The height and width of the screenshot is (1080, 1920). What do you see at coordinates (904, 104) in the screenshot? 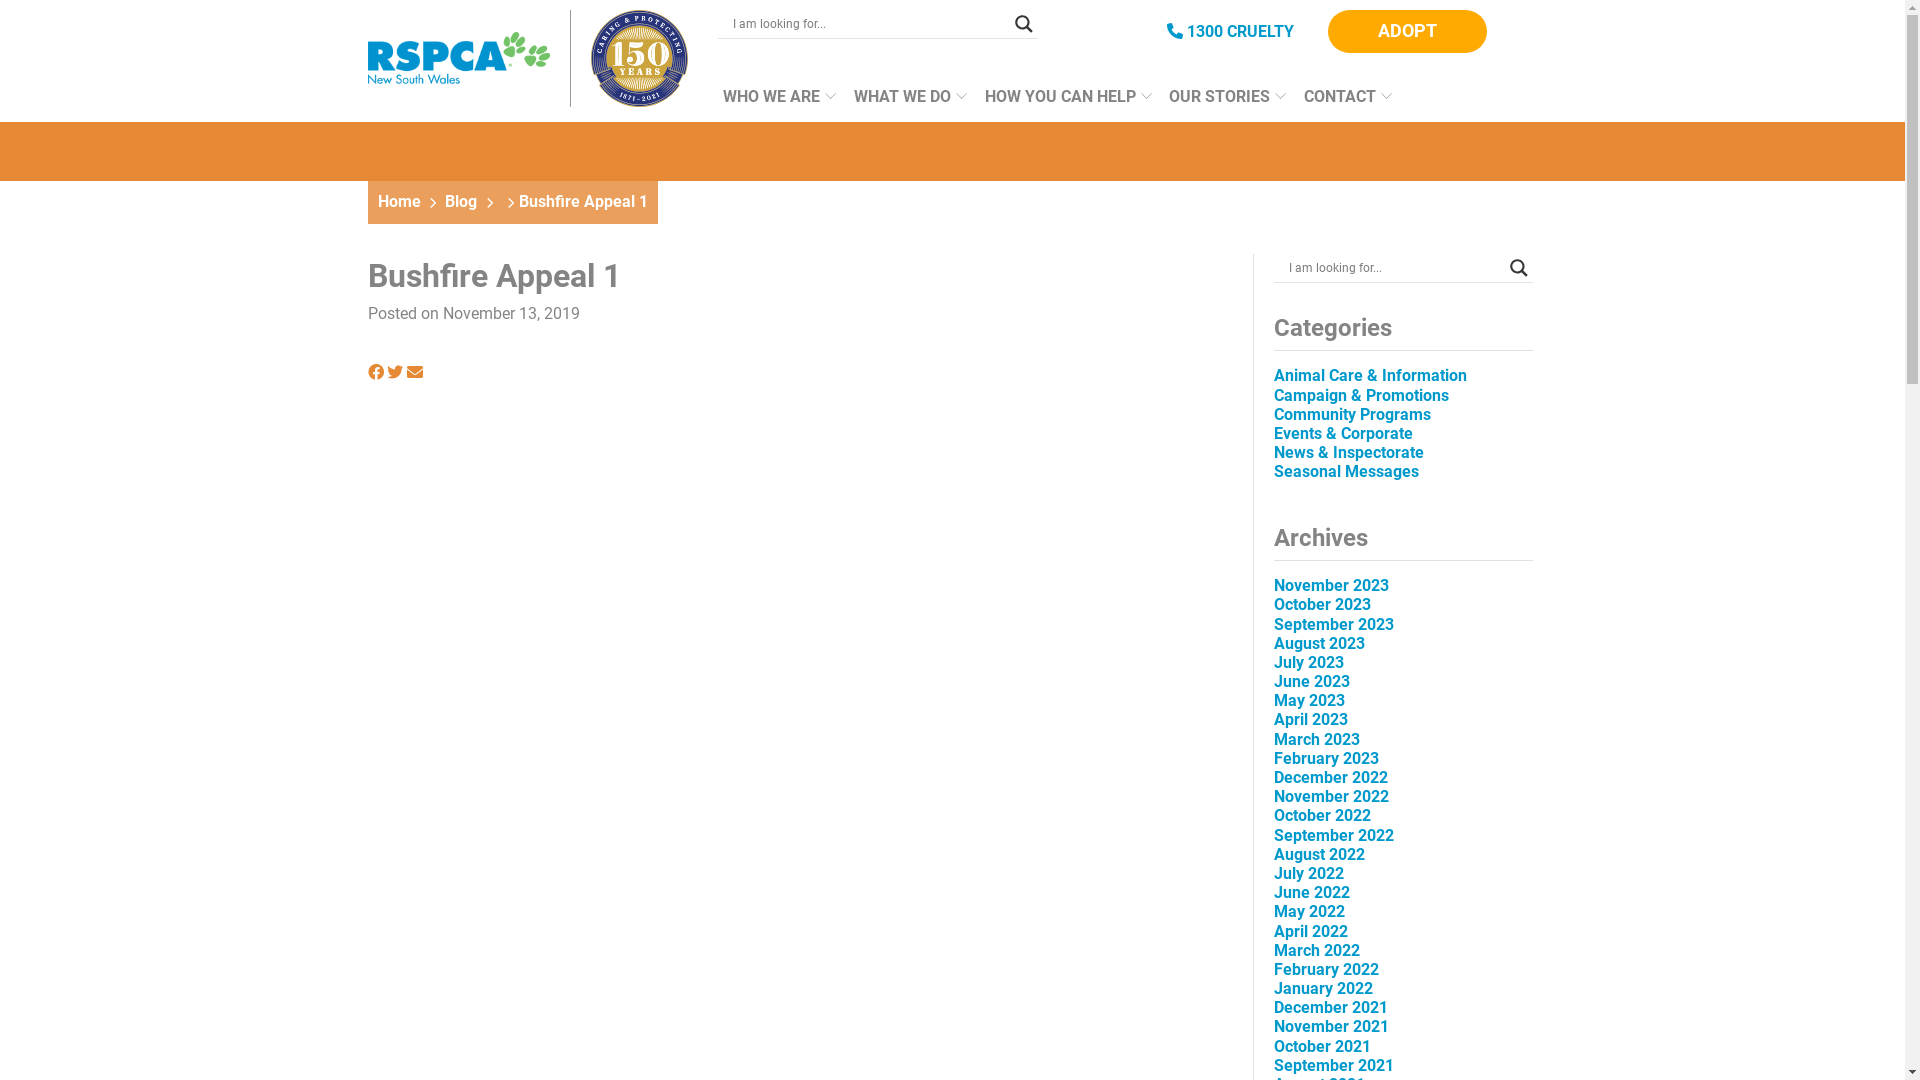
I see `'WHAT WE DO'` at bounding box center [904, 104].